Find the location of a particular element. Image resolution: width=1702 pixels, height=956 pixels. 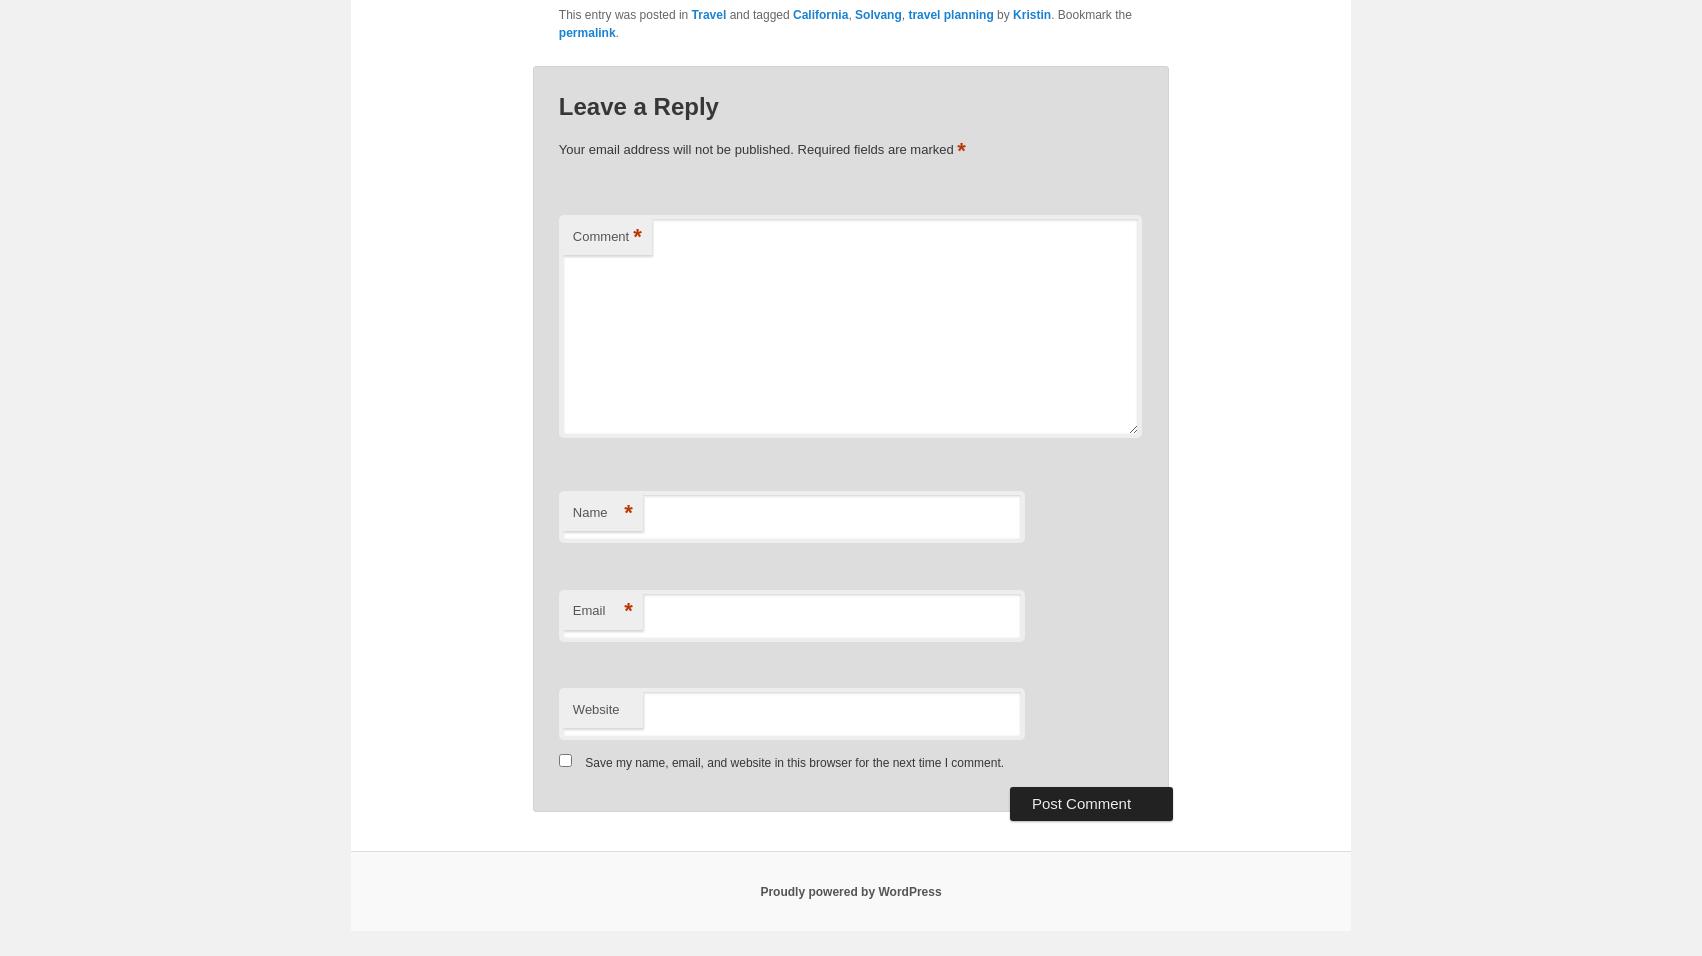

'Proudly powered by WordPress' is located at coordinates (849, 890).